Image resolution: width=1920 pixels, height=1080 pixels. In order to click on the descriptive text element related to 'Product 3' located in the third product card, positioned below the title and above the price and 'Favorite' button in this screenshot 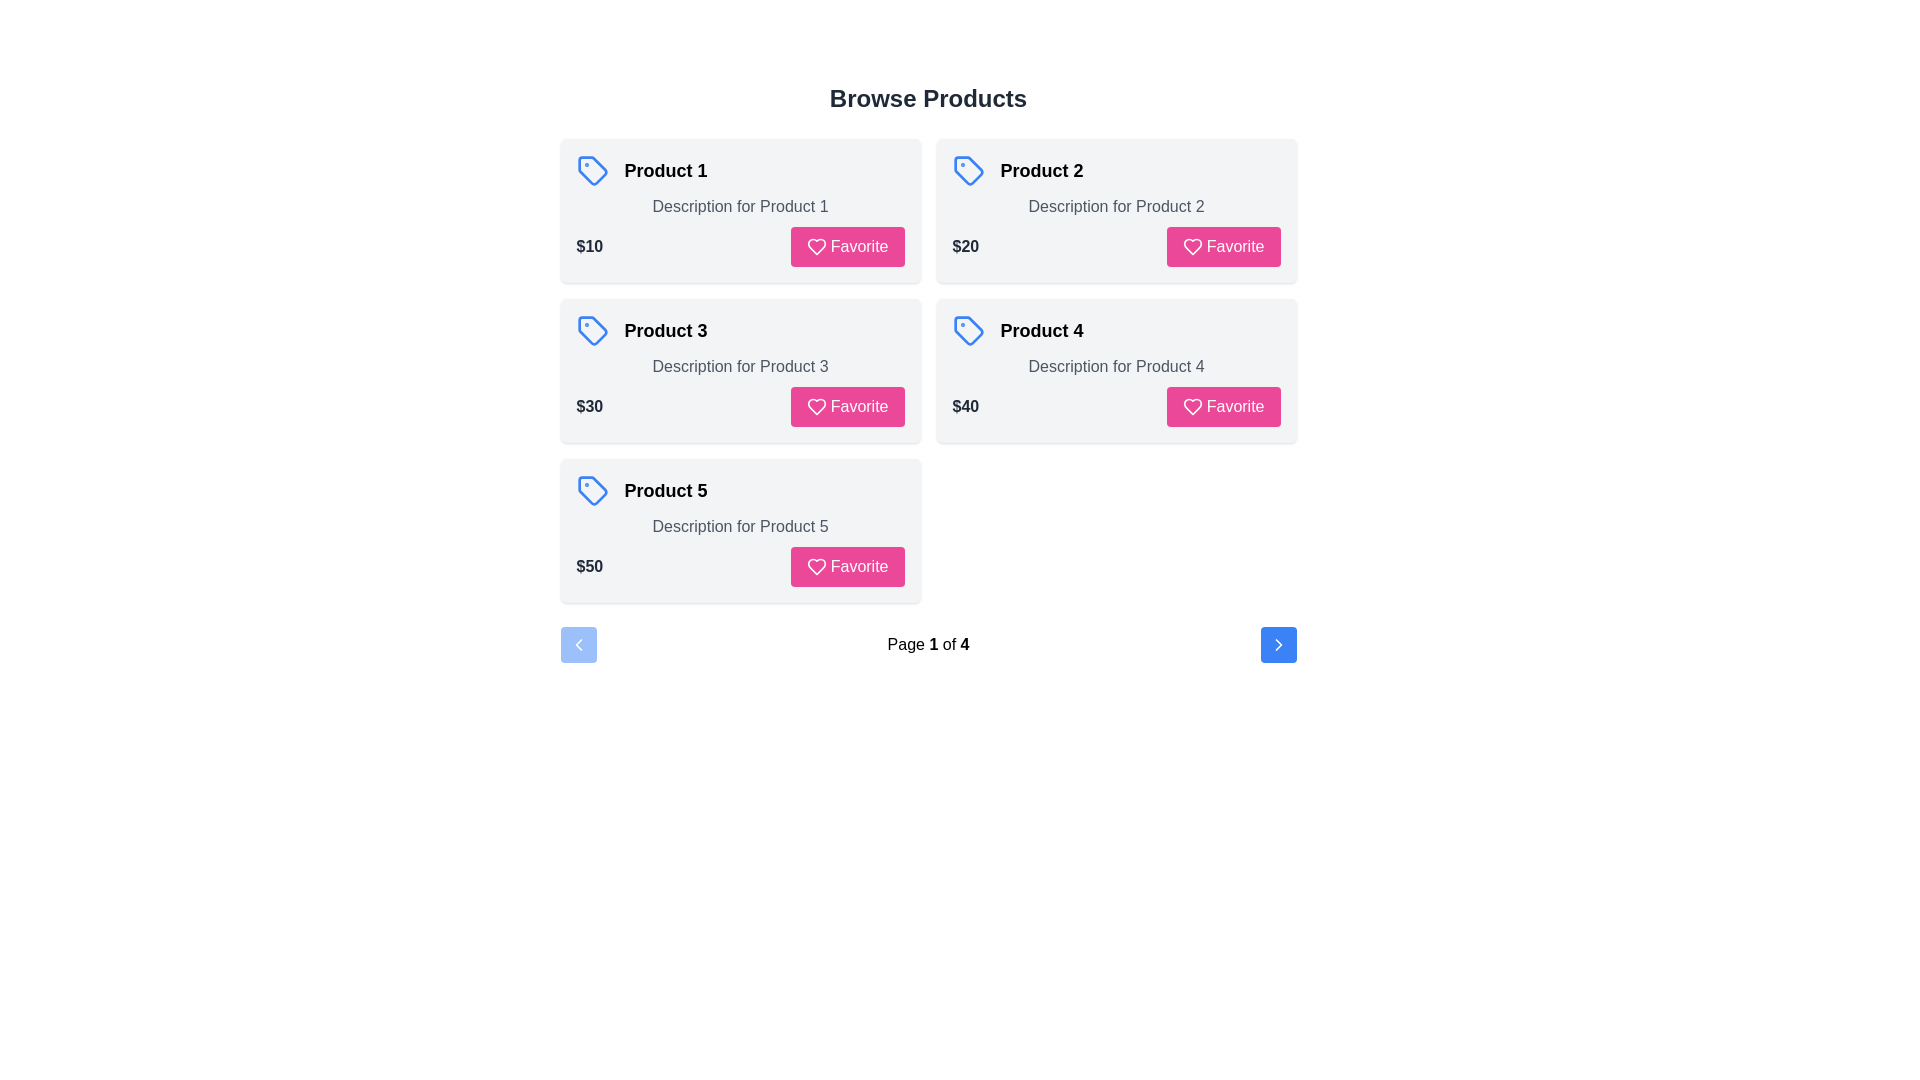, I will do `click(739, 366)`.